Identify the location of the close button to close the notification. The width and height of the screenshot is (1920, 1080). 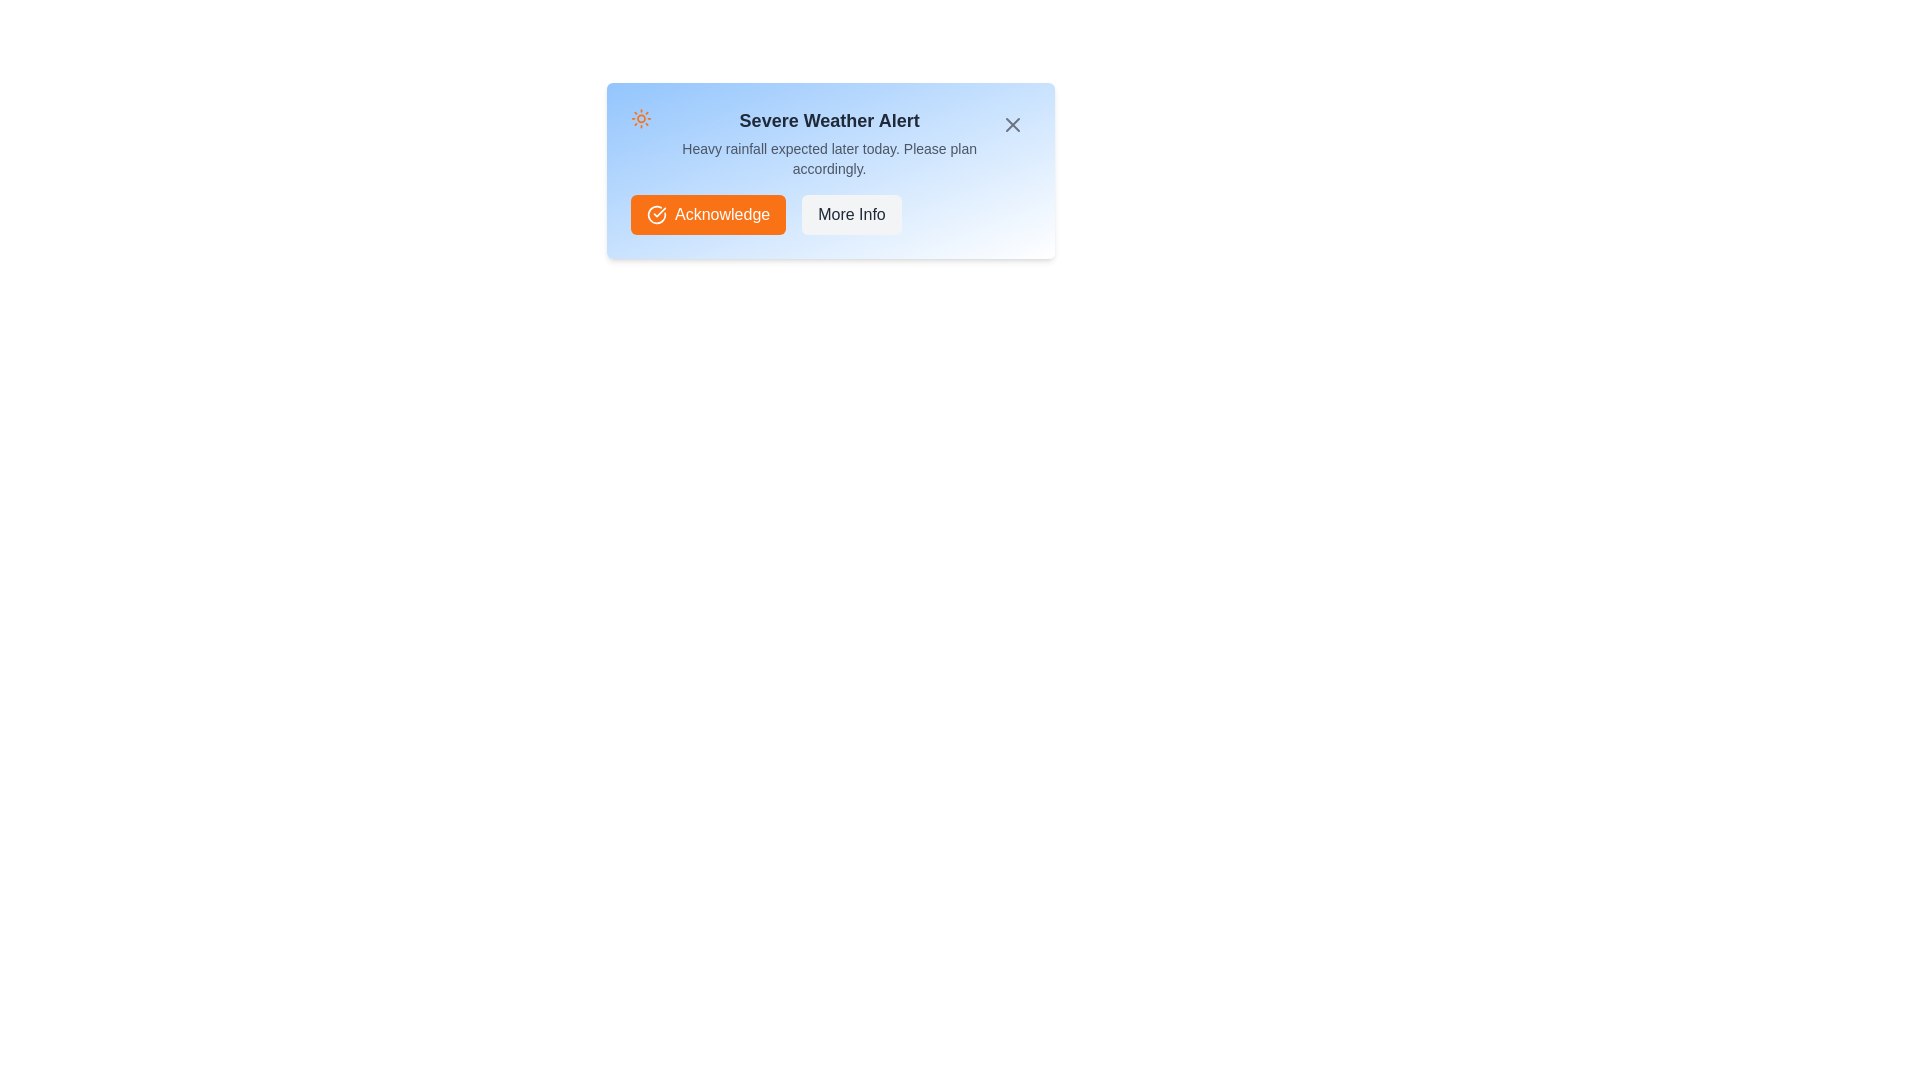
(1012, 124).